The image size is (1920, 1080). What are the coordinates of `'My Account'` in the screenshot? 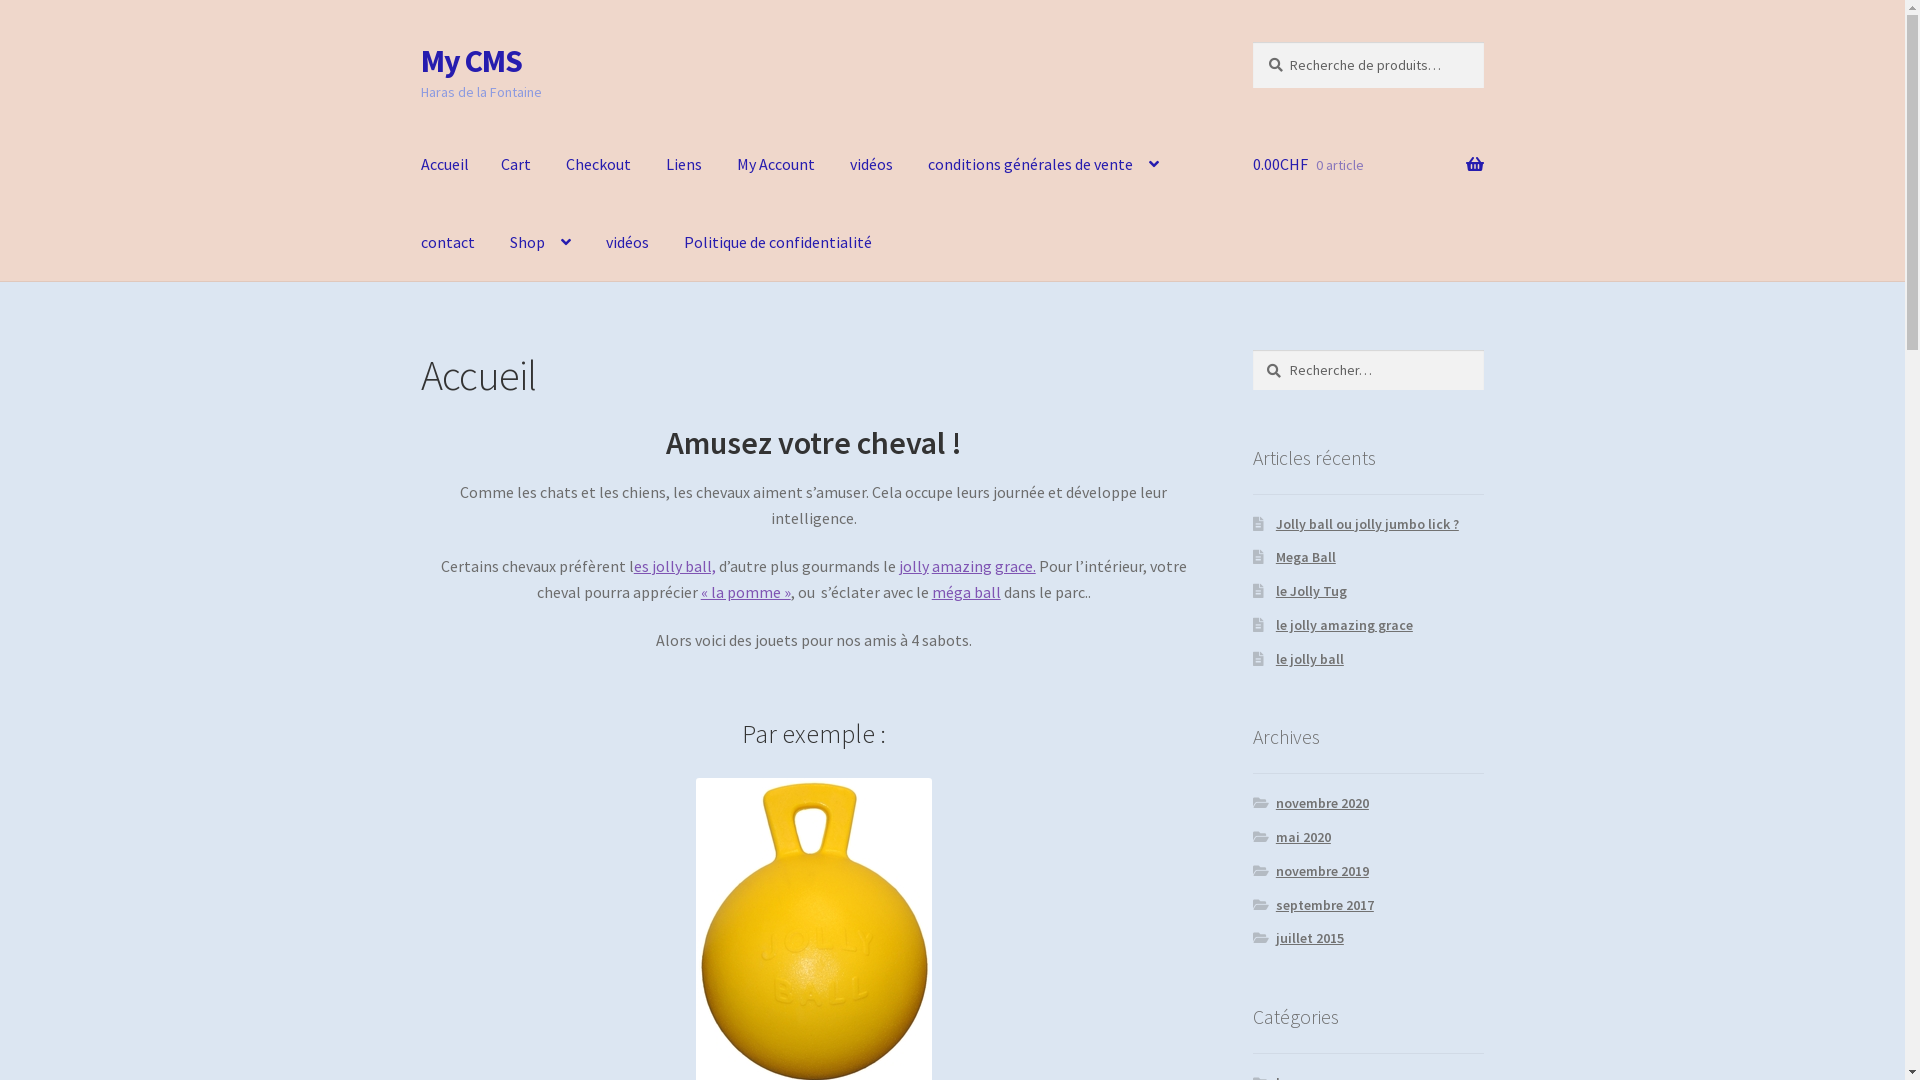 It's located at (775, 164).